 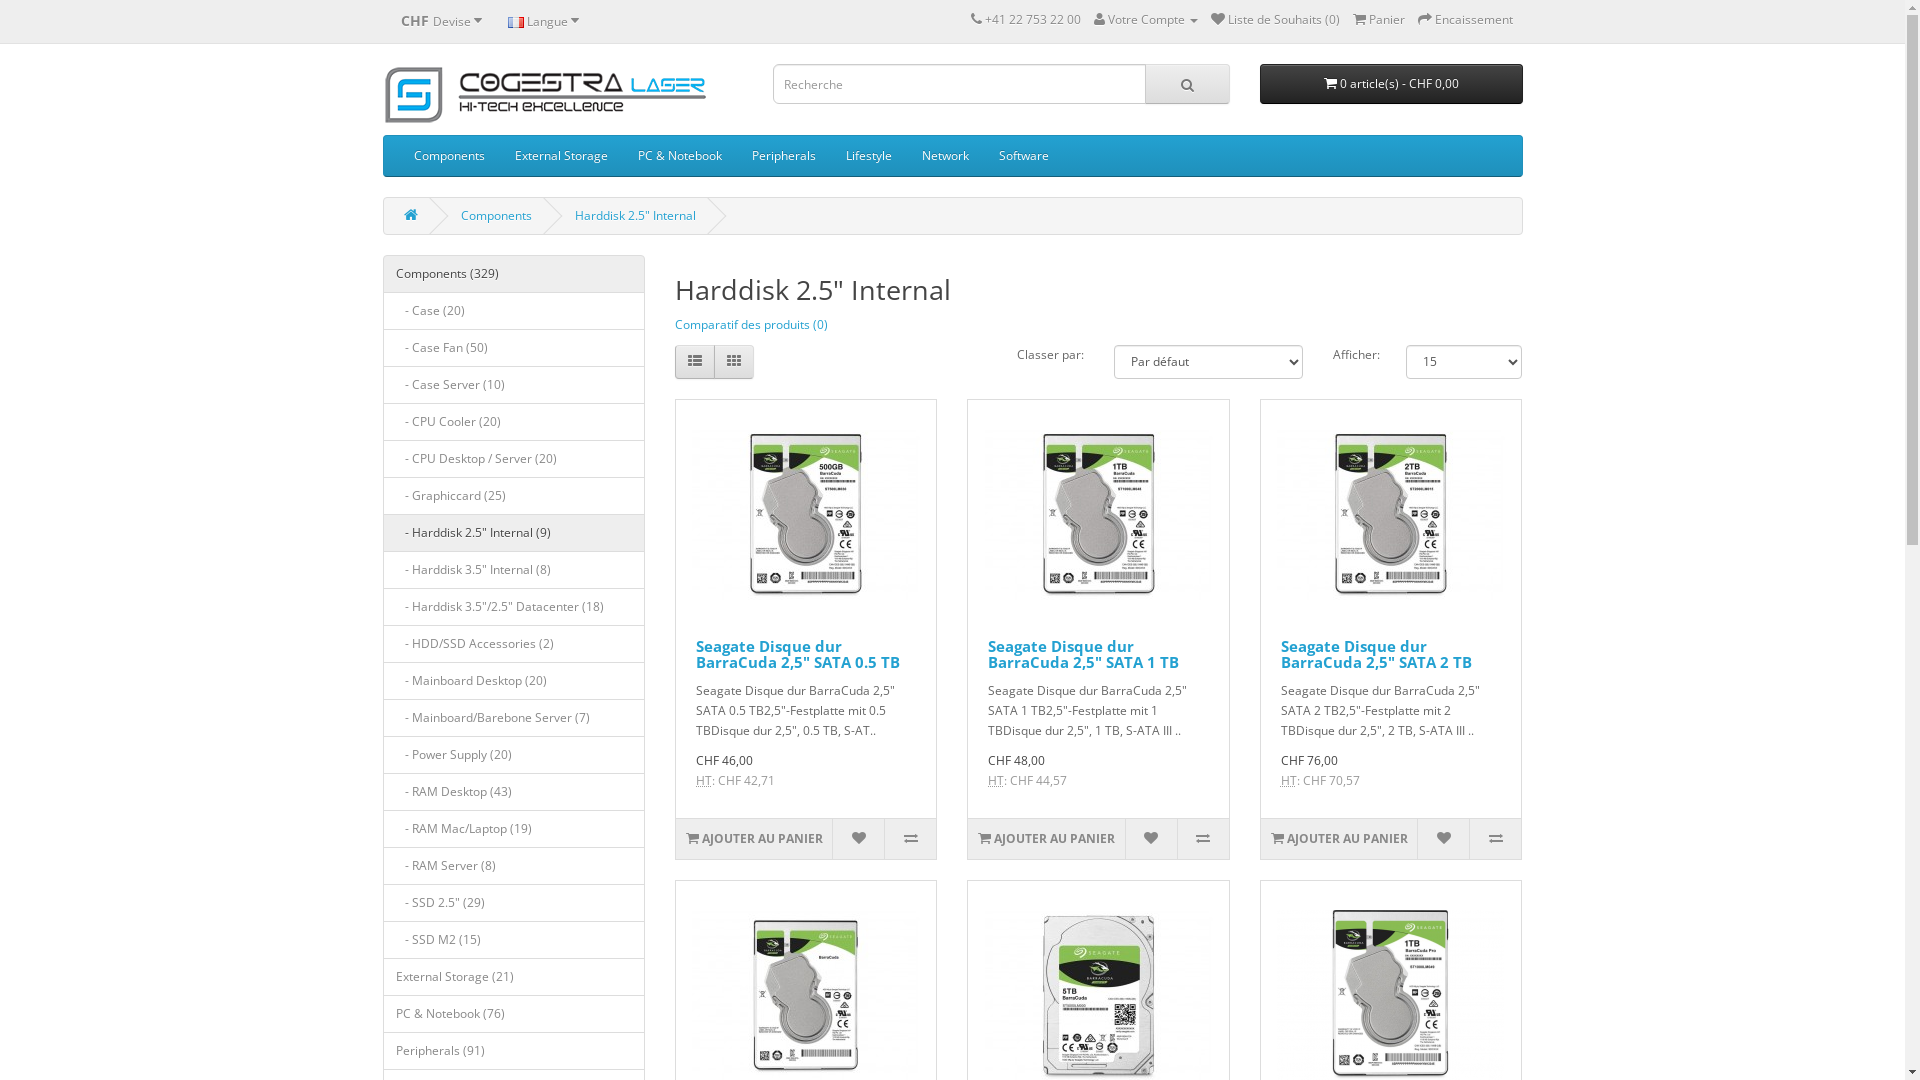 What do you see at coordinates (1260, 839) in the screenshot?
I see `'AJOUTER AU PANIER'` at bounding box center [1260, 839].